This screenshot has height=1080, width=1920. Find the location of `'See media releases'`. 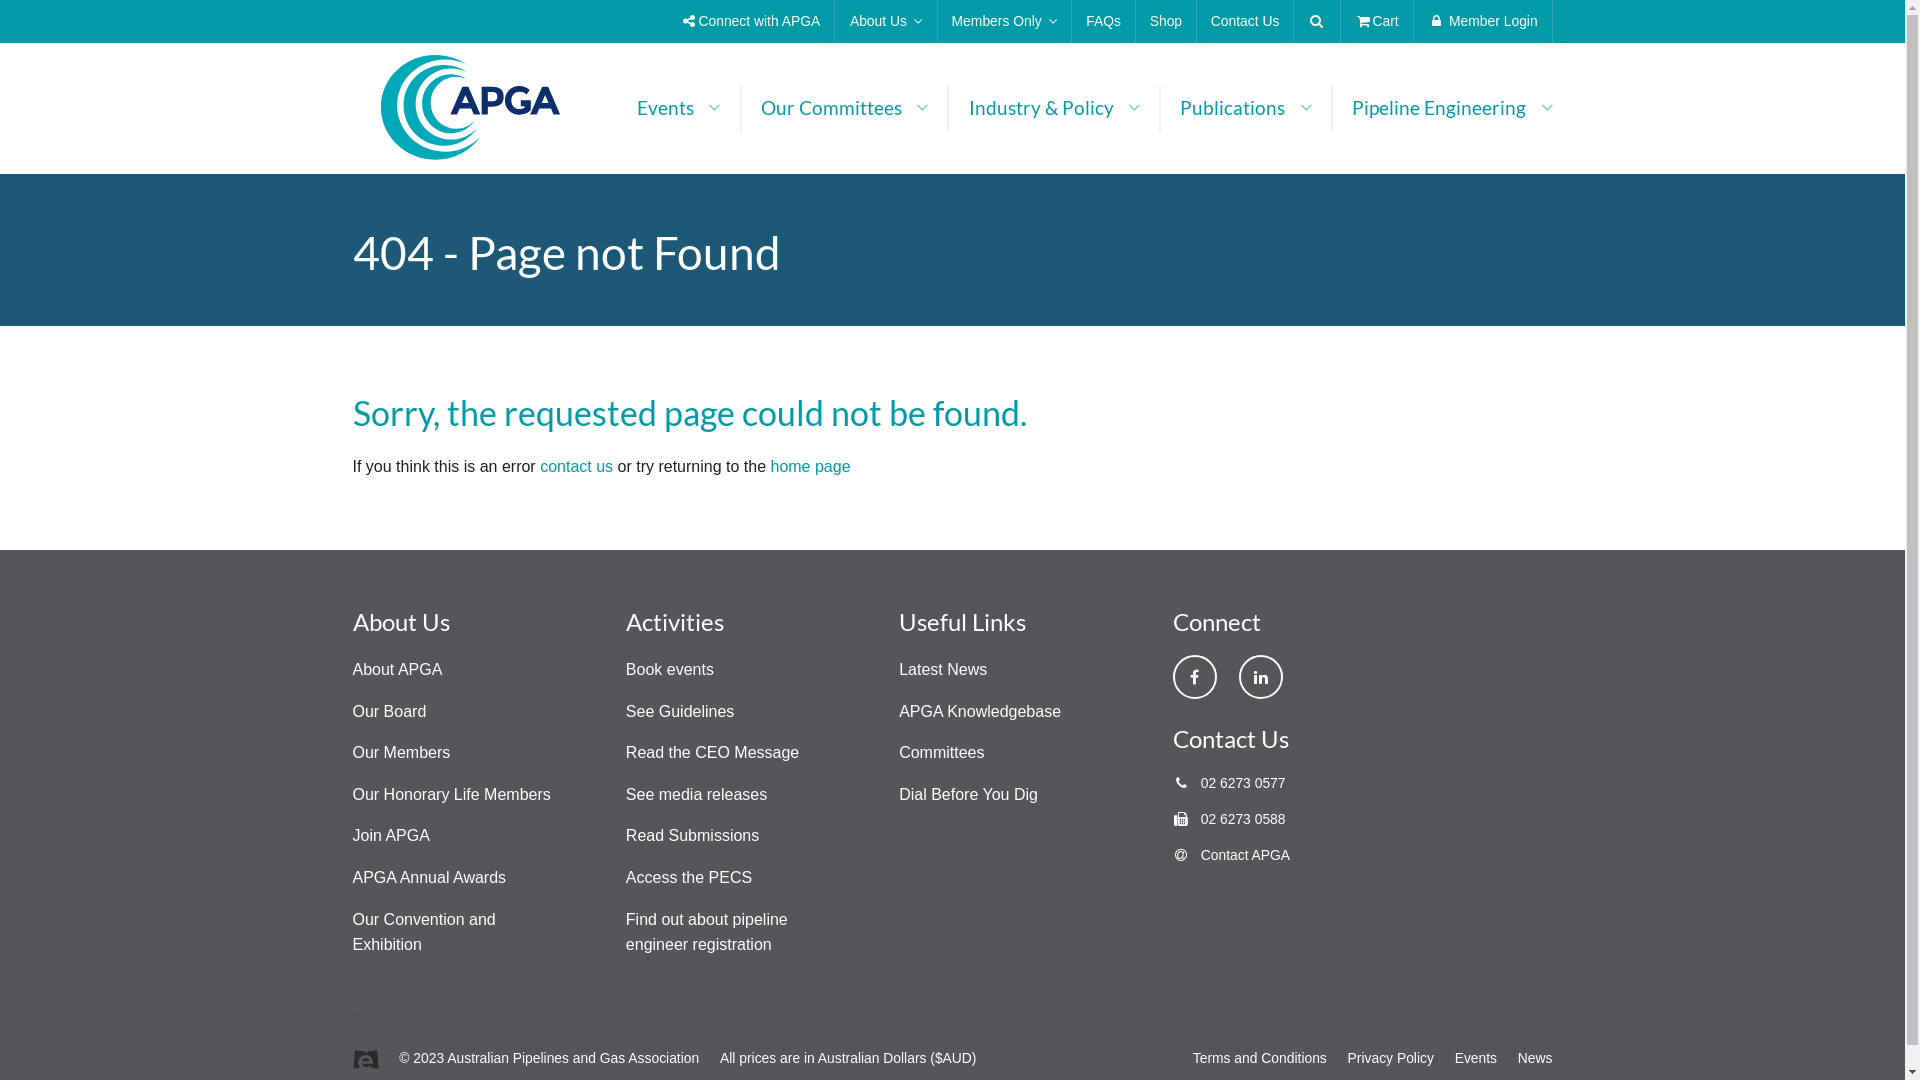

'See media releases' is located at coordinates (696, 793).